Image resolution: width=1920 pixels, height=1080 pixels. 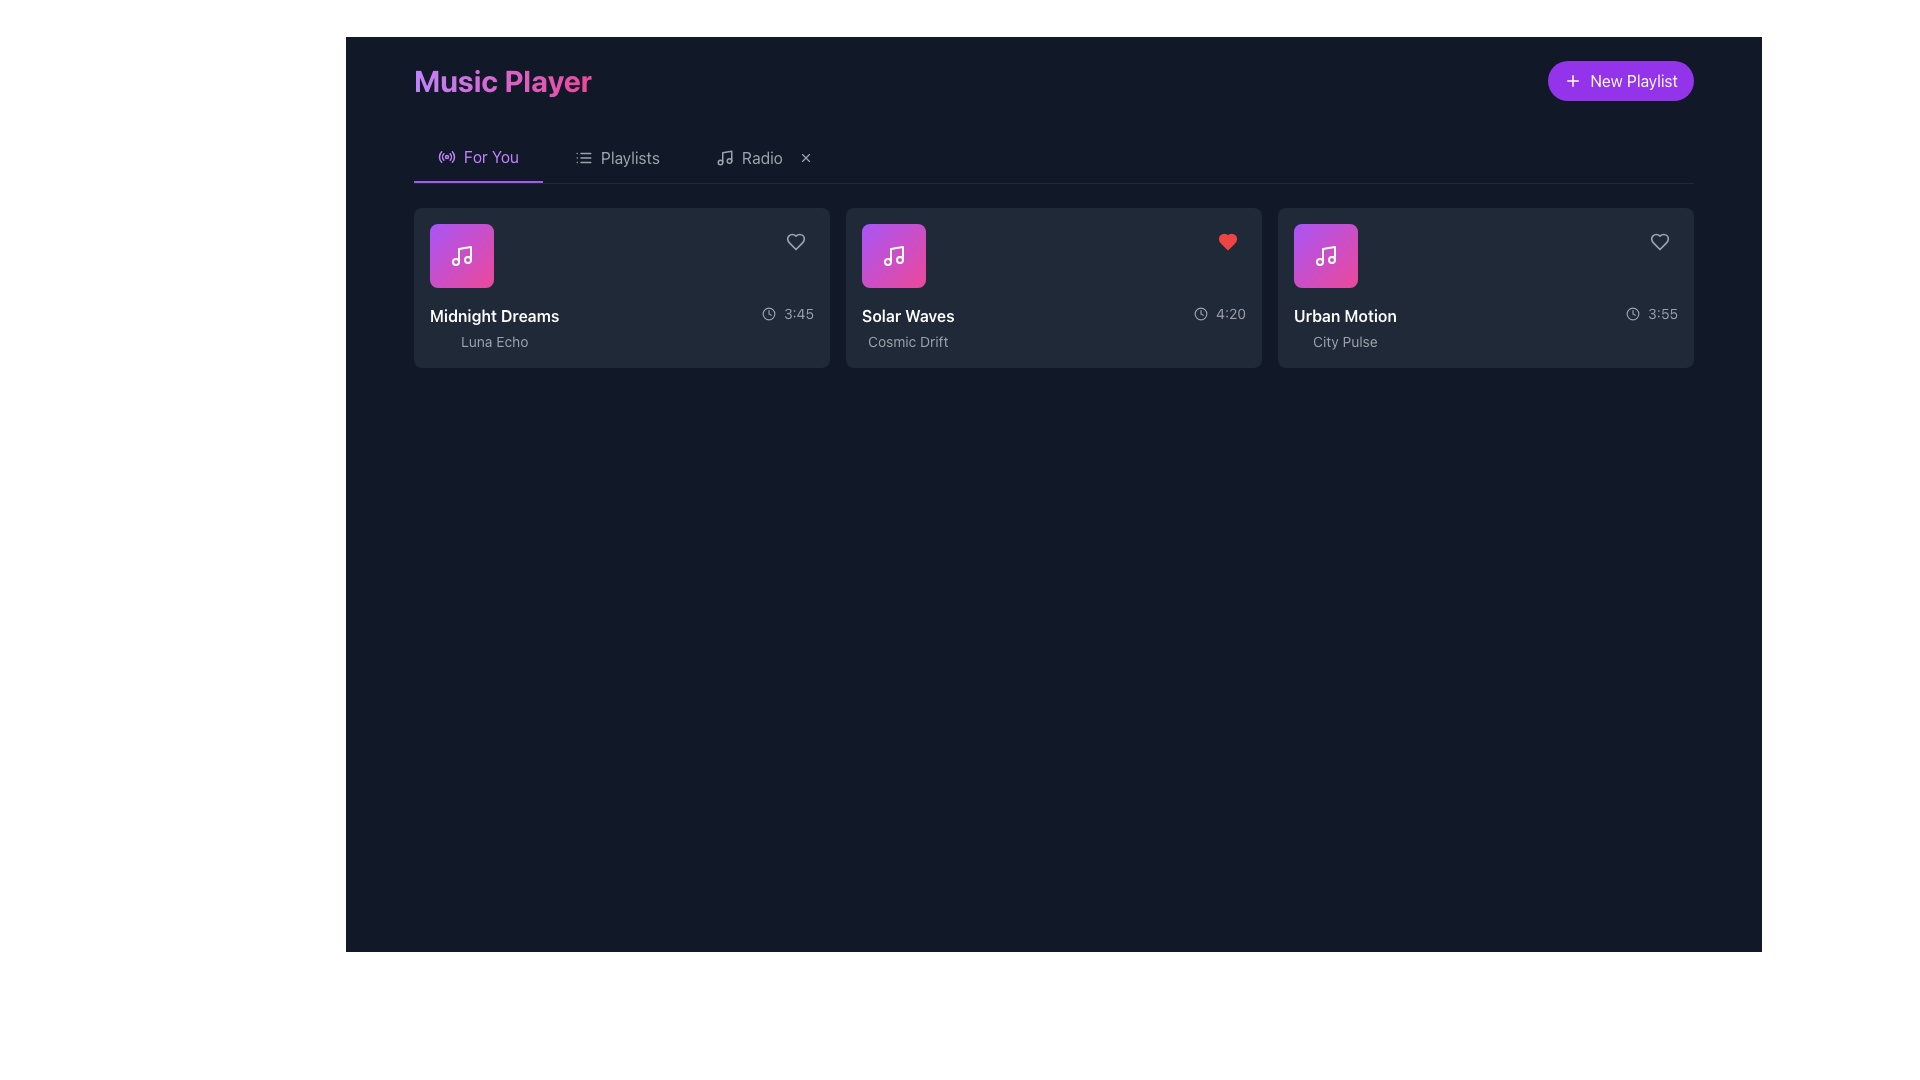 I want to click on the text block displaying the title 'Urban Motion' and descriptor 'City Pulse', located in the rightmost card of the grid beneath the purple music note icon, so click(x=1345, y=326).